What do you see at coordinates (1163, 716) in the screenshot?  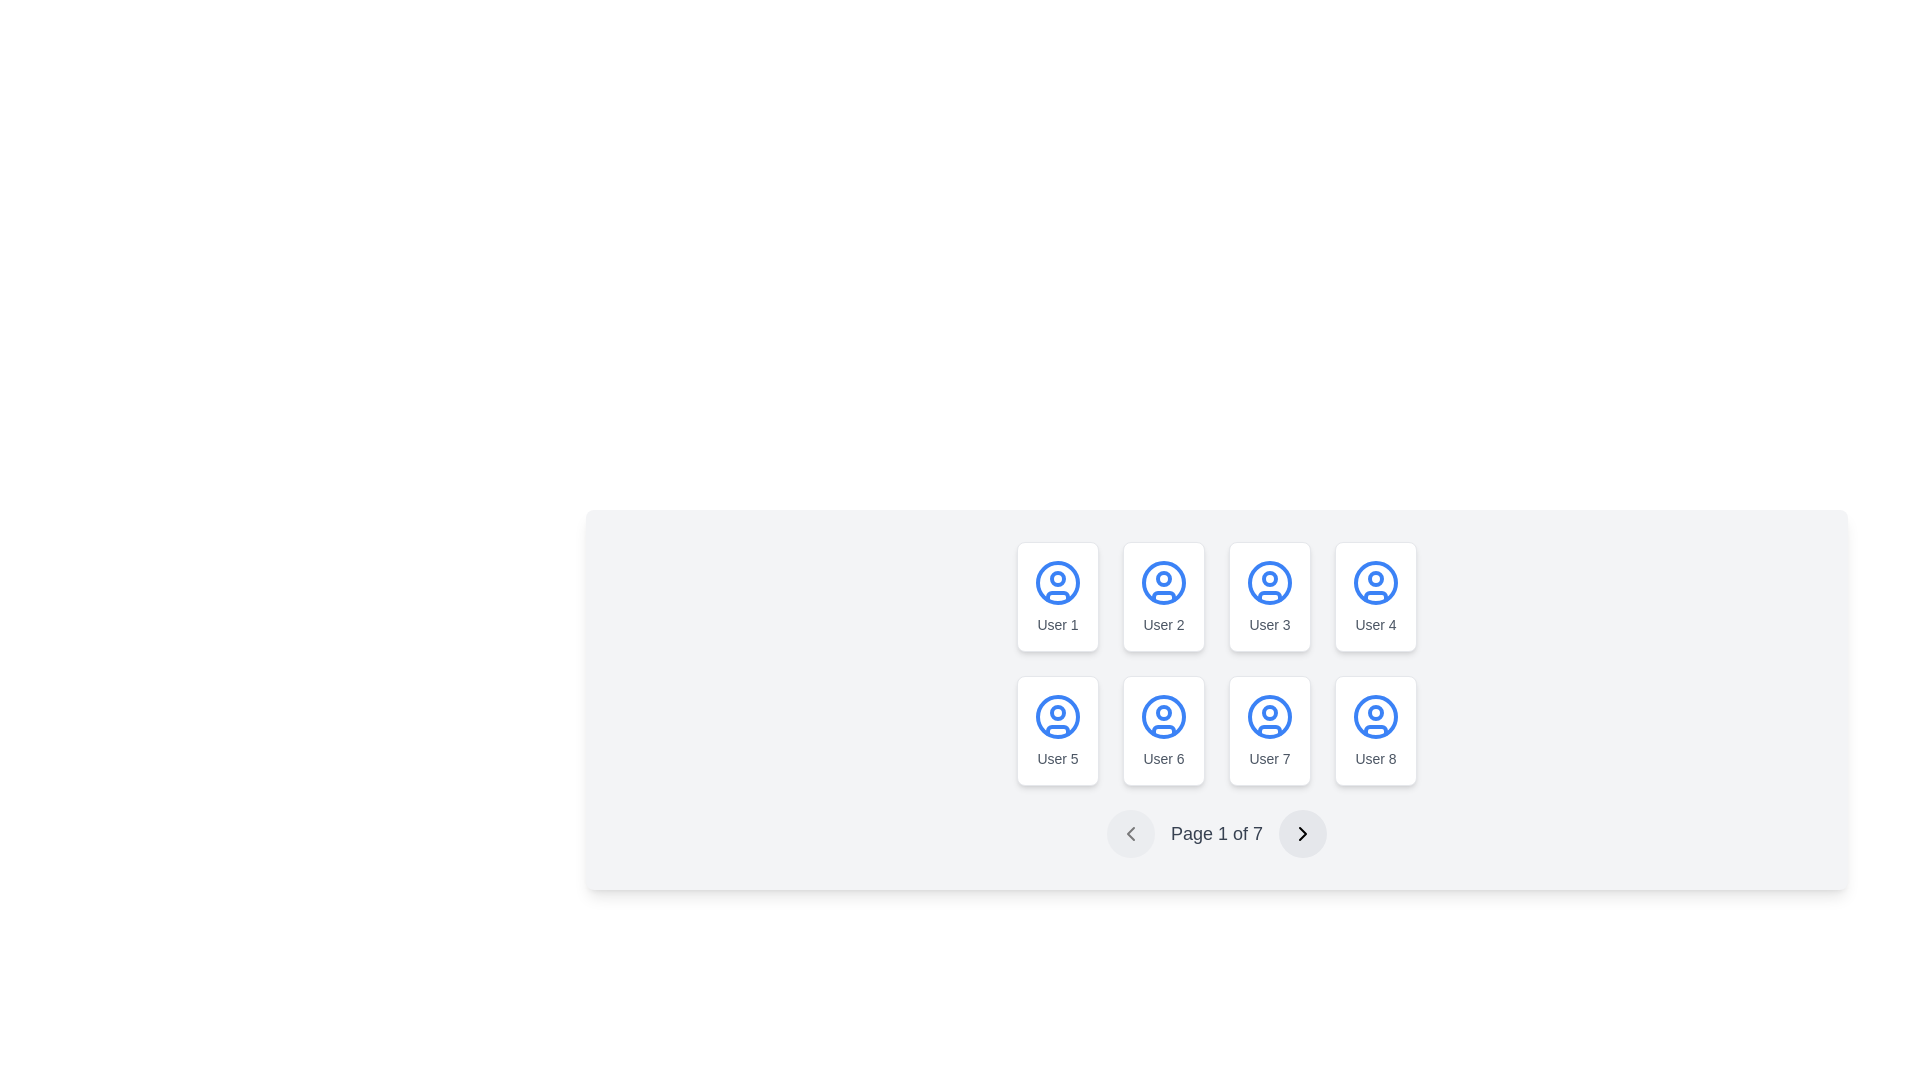 I see `the Avatar Icon representing User 6, located in the second row, second column of the grid layout` at bounding box center [1163, 716].